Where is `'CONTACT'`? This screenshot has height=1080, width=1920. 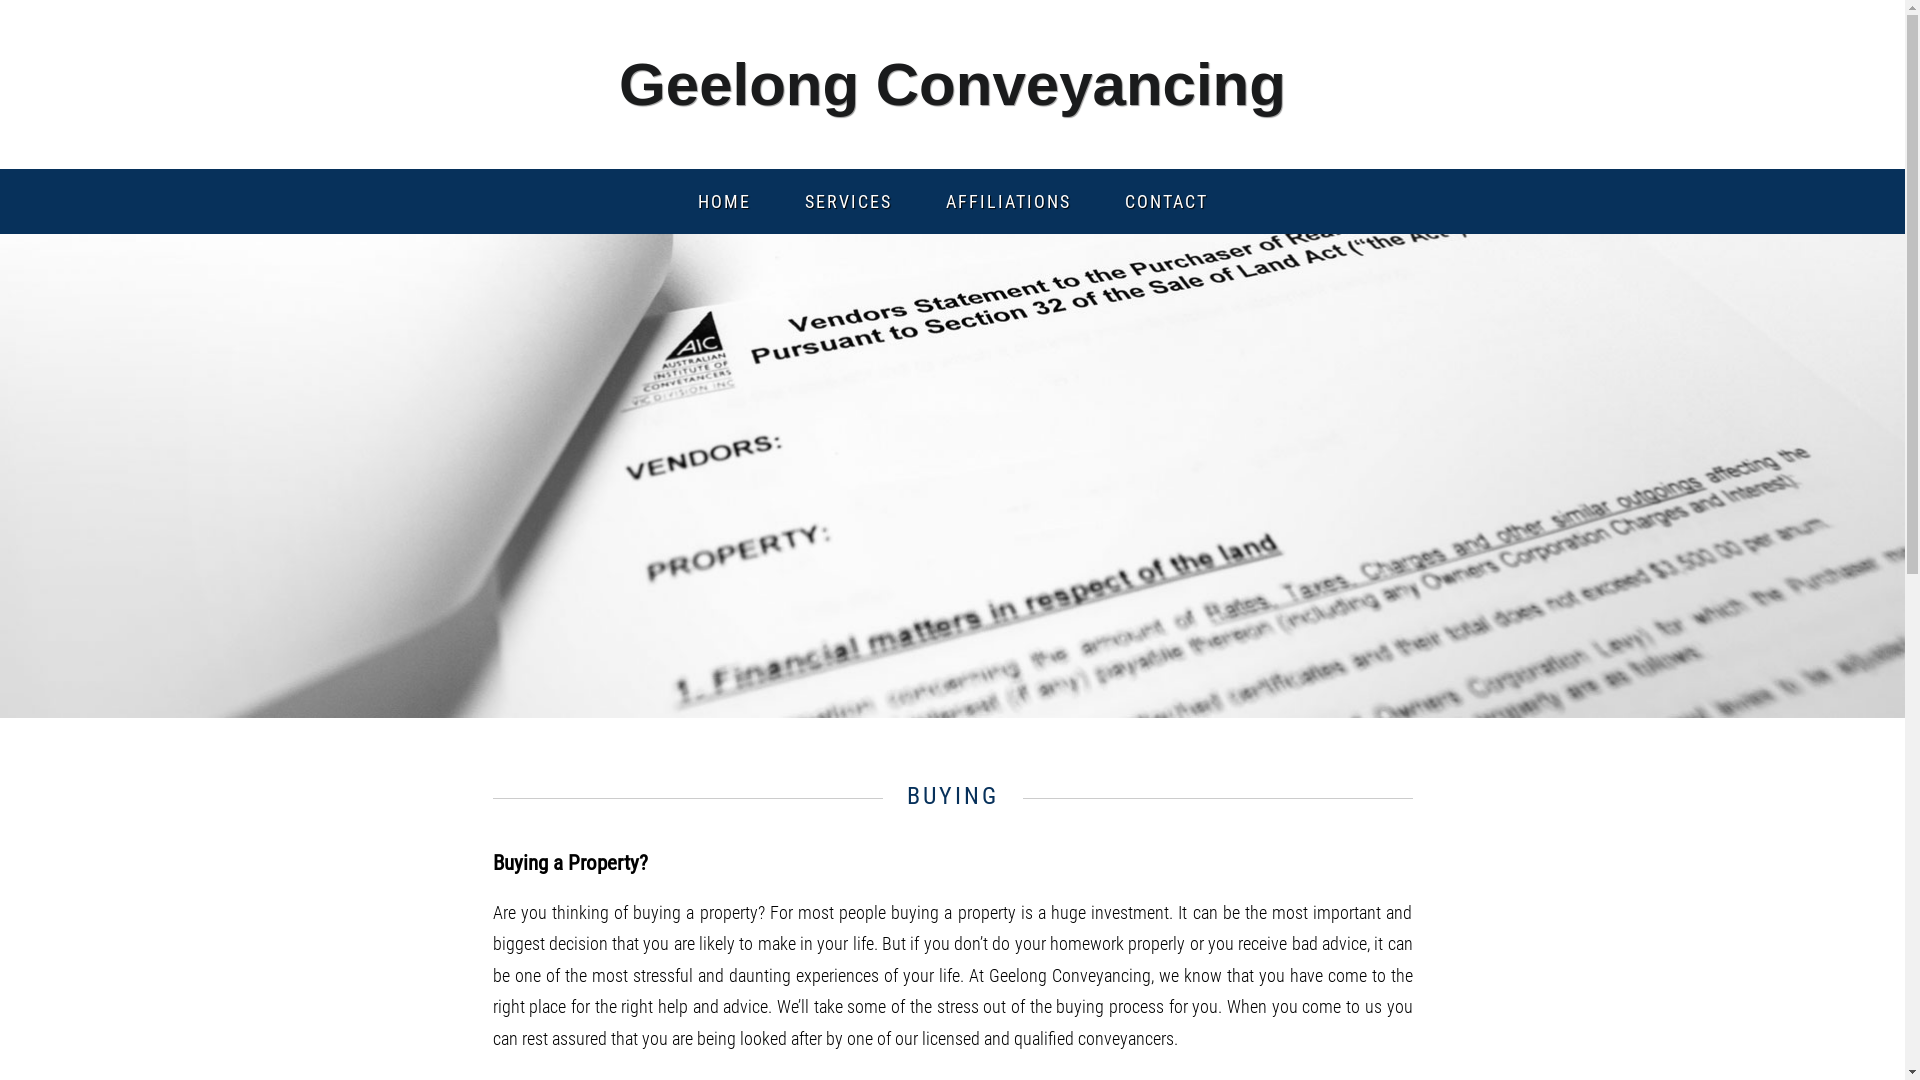 'CONTACT' is located at coordinates (1166, 201).